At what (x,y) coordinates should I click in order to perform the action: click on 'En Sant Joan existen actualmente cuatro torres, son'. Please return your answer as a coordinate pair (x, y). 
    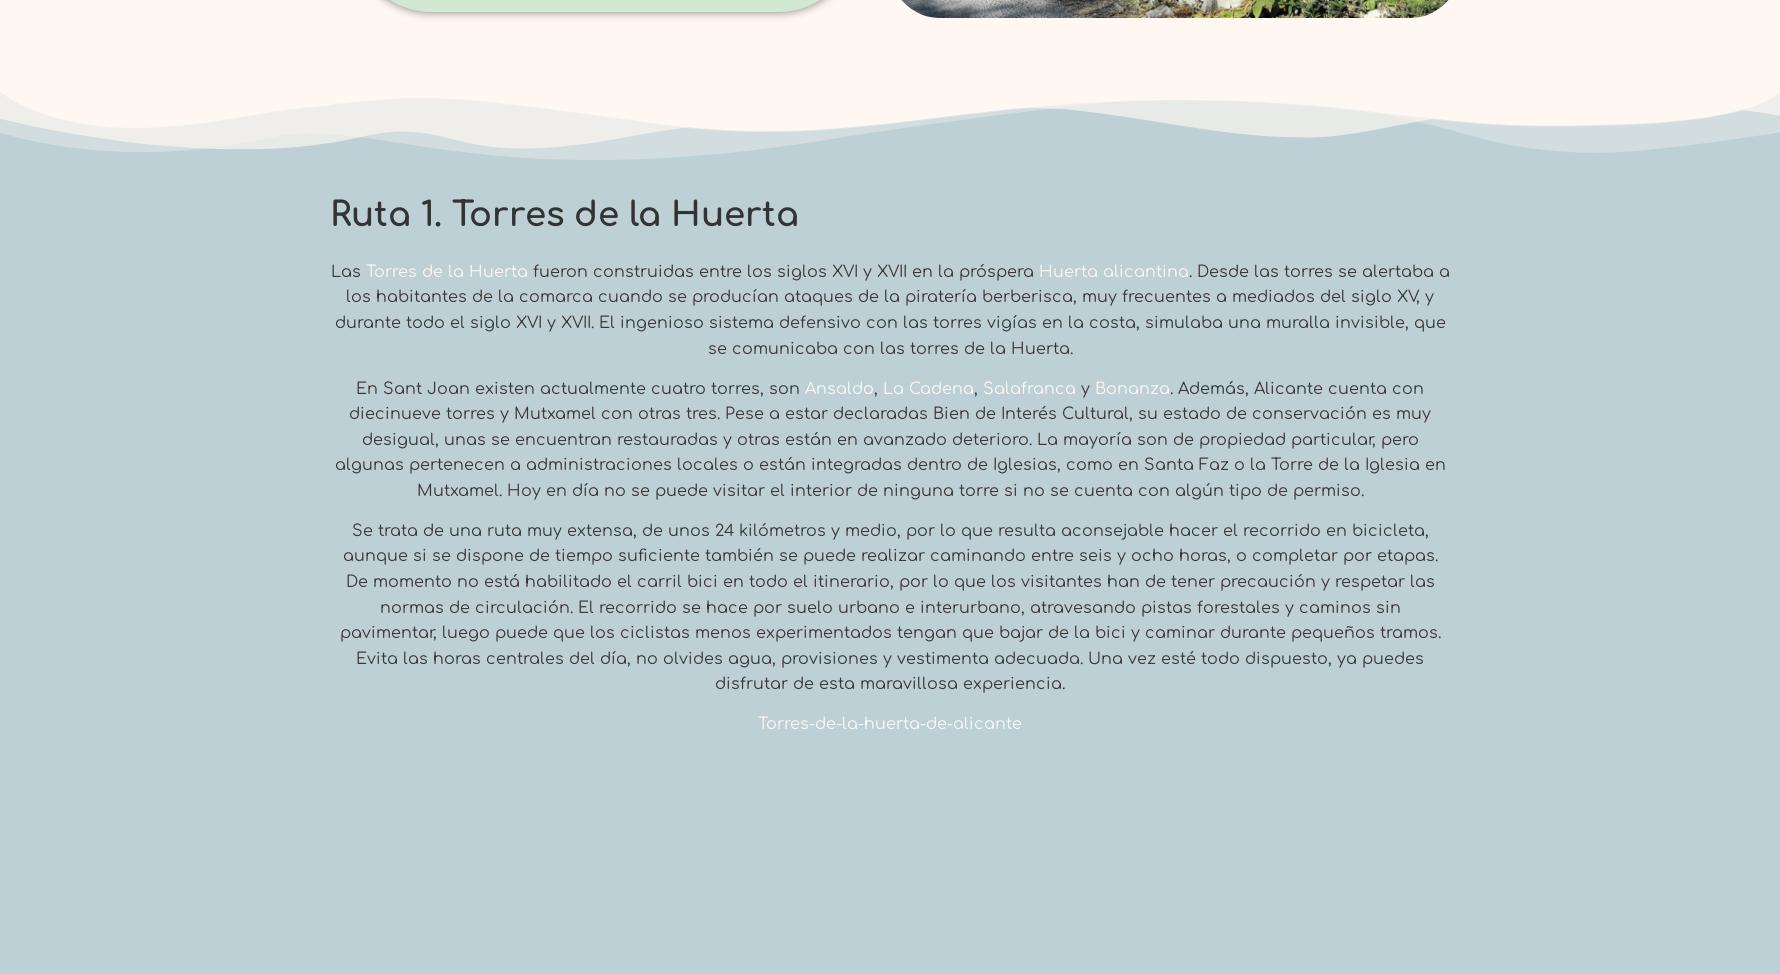
    Looking at the image, I should click on (579, 388).